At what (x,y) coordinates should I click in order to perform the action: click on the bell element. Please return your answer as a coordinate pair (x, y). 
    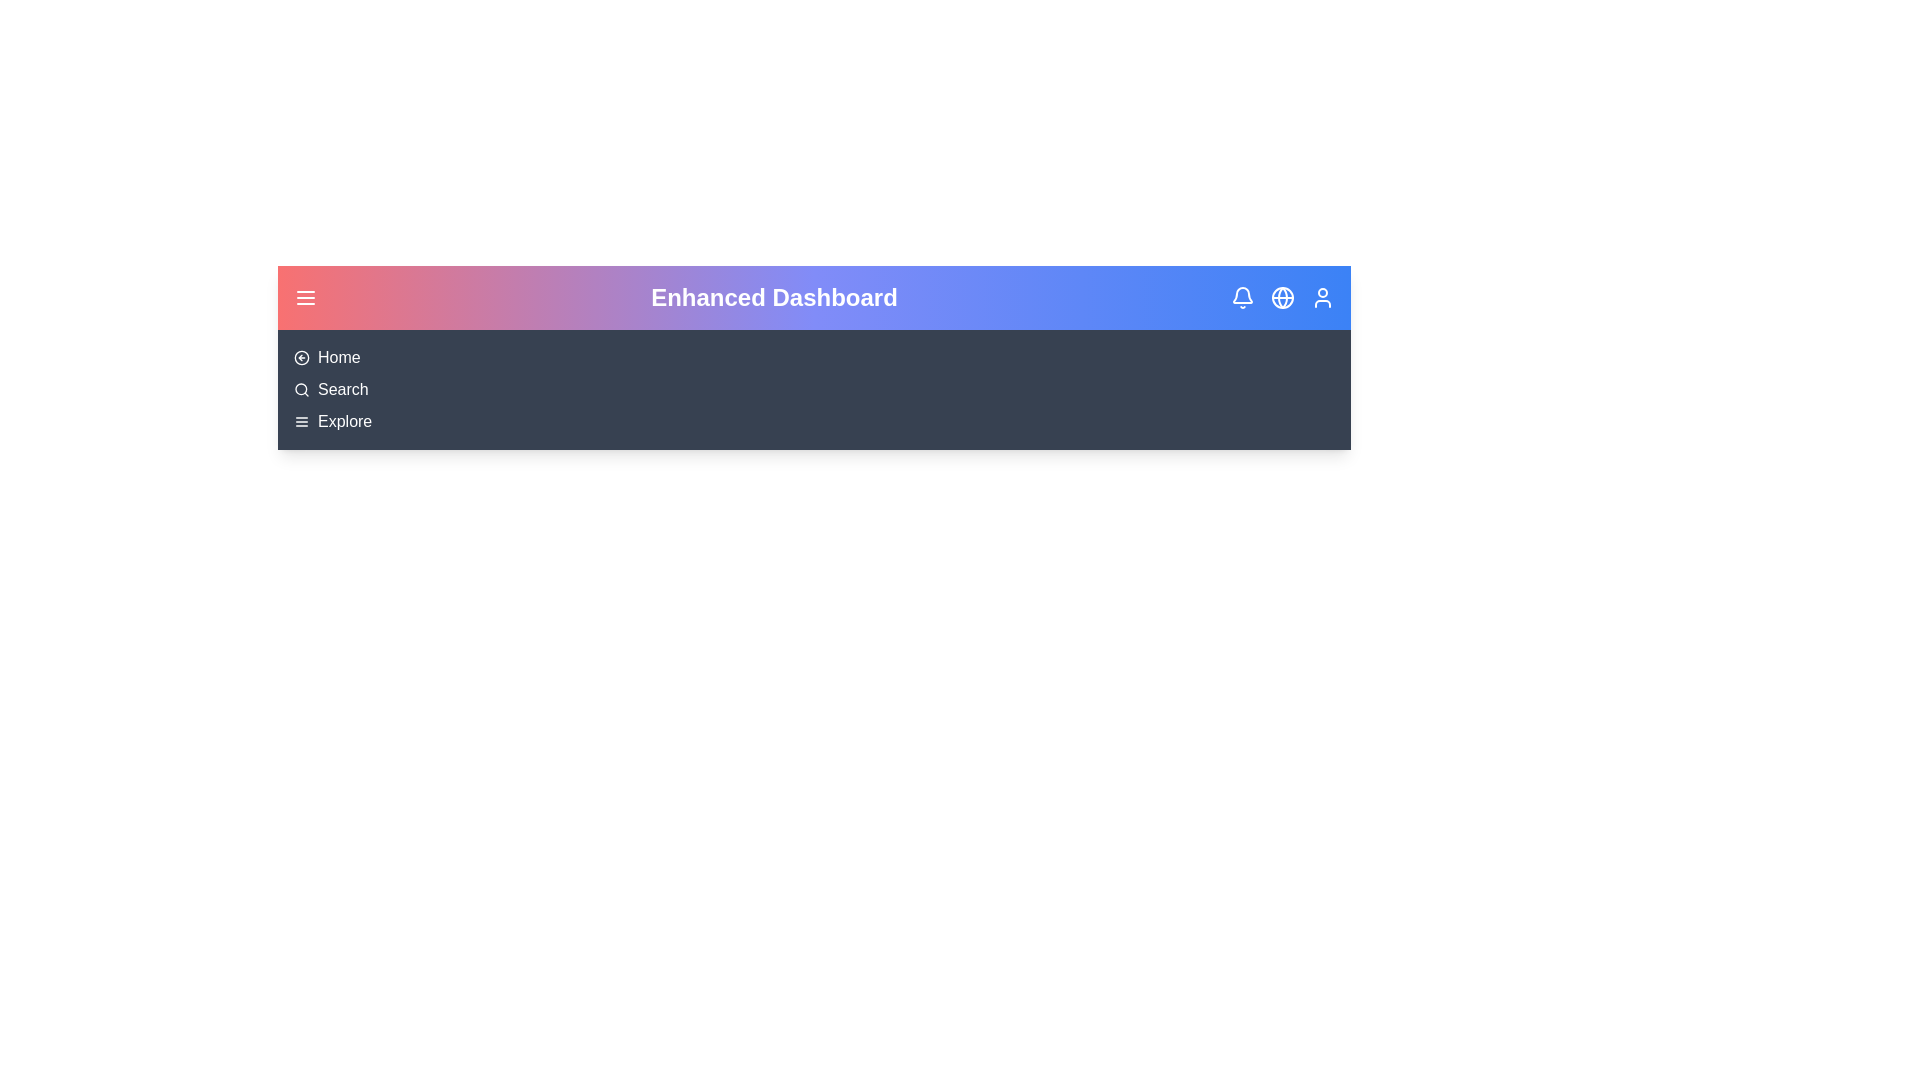
    Looking at the image, I should click on (1242, 297).